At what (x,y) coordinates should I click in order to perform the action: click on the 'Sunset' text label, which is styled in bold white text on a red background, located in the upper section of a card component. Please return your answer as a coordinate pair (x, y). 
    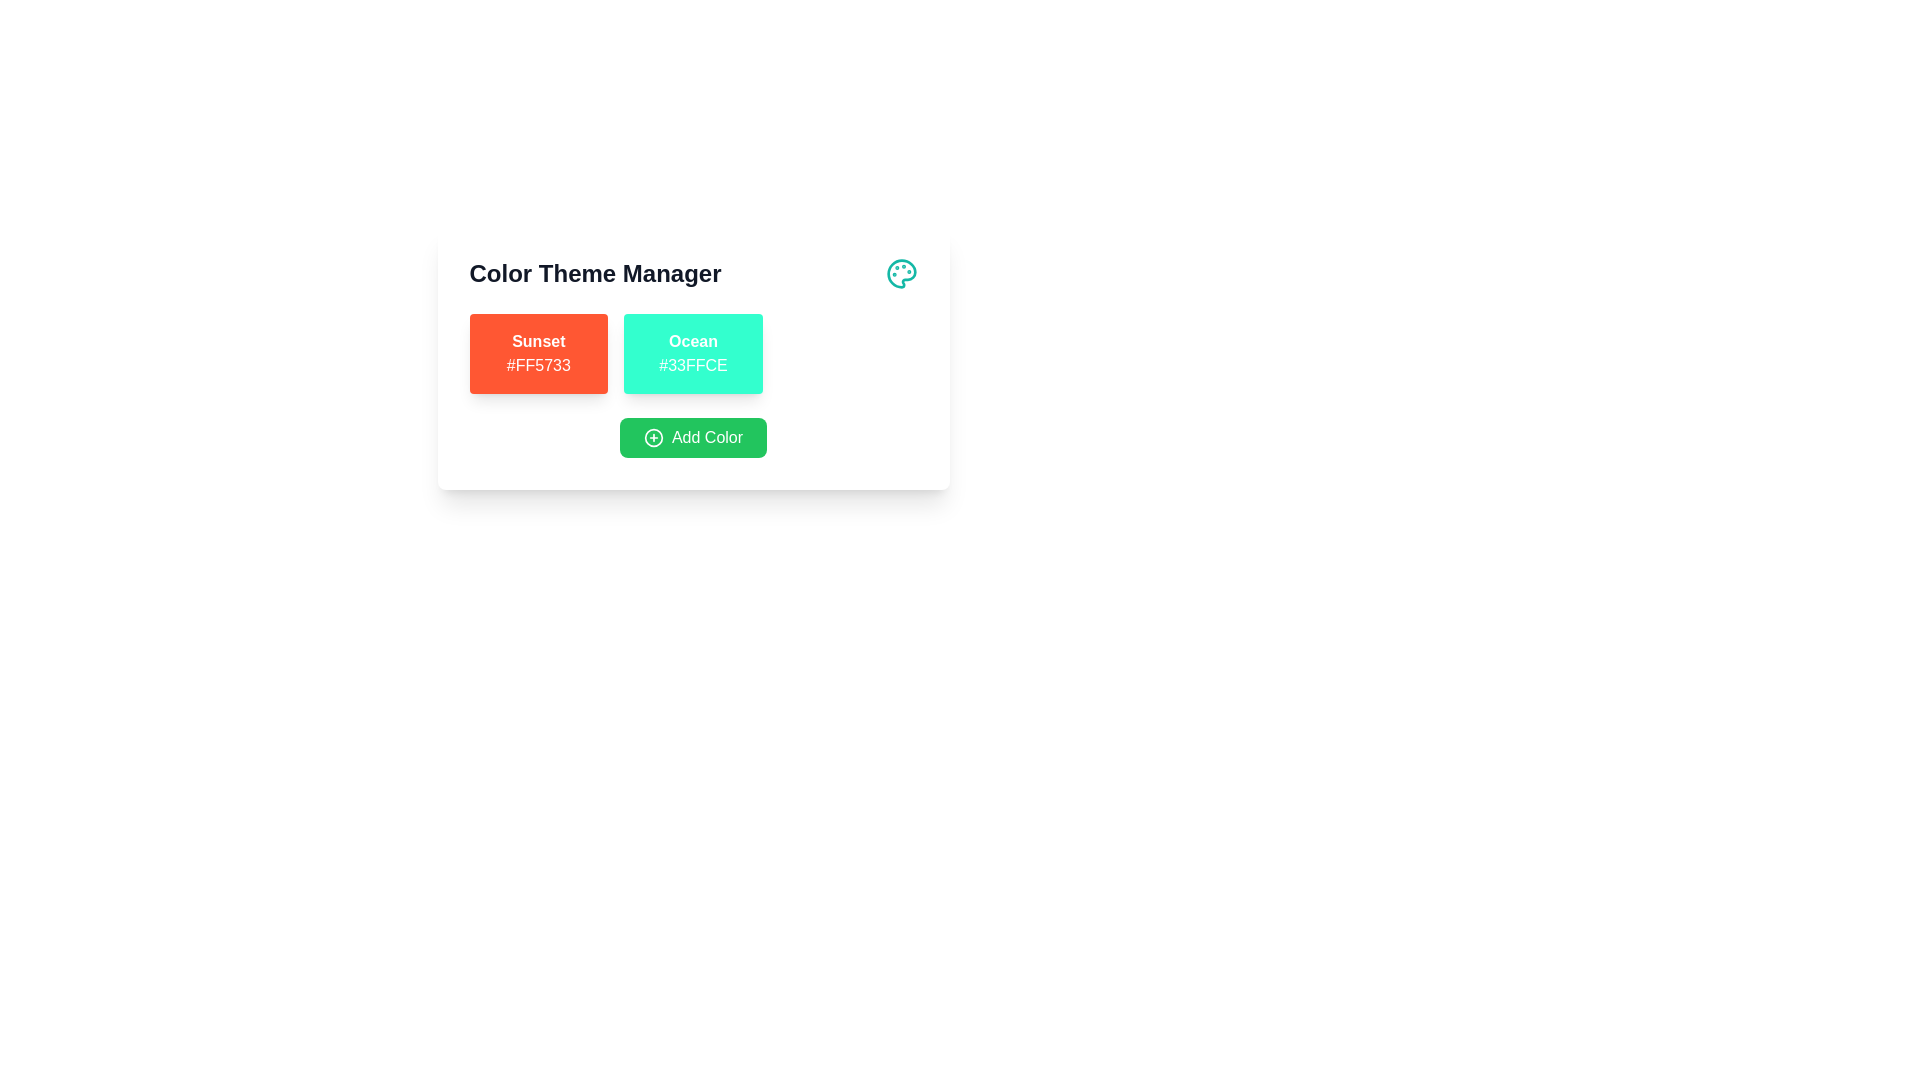
    Looking at the image, I should click on (538, 341).